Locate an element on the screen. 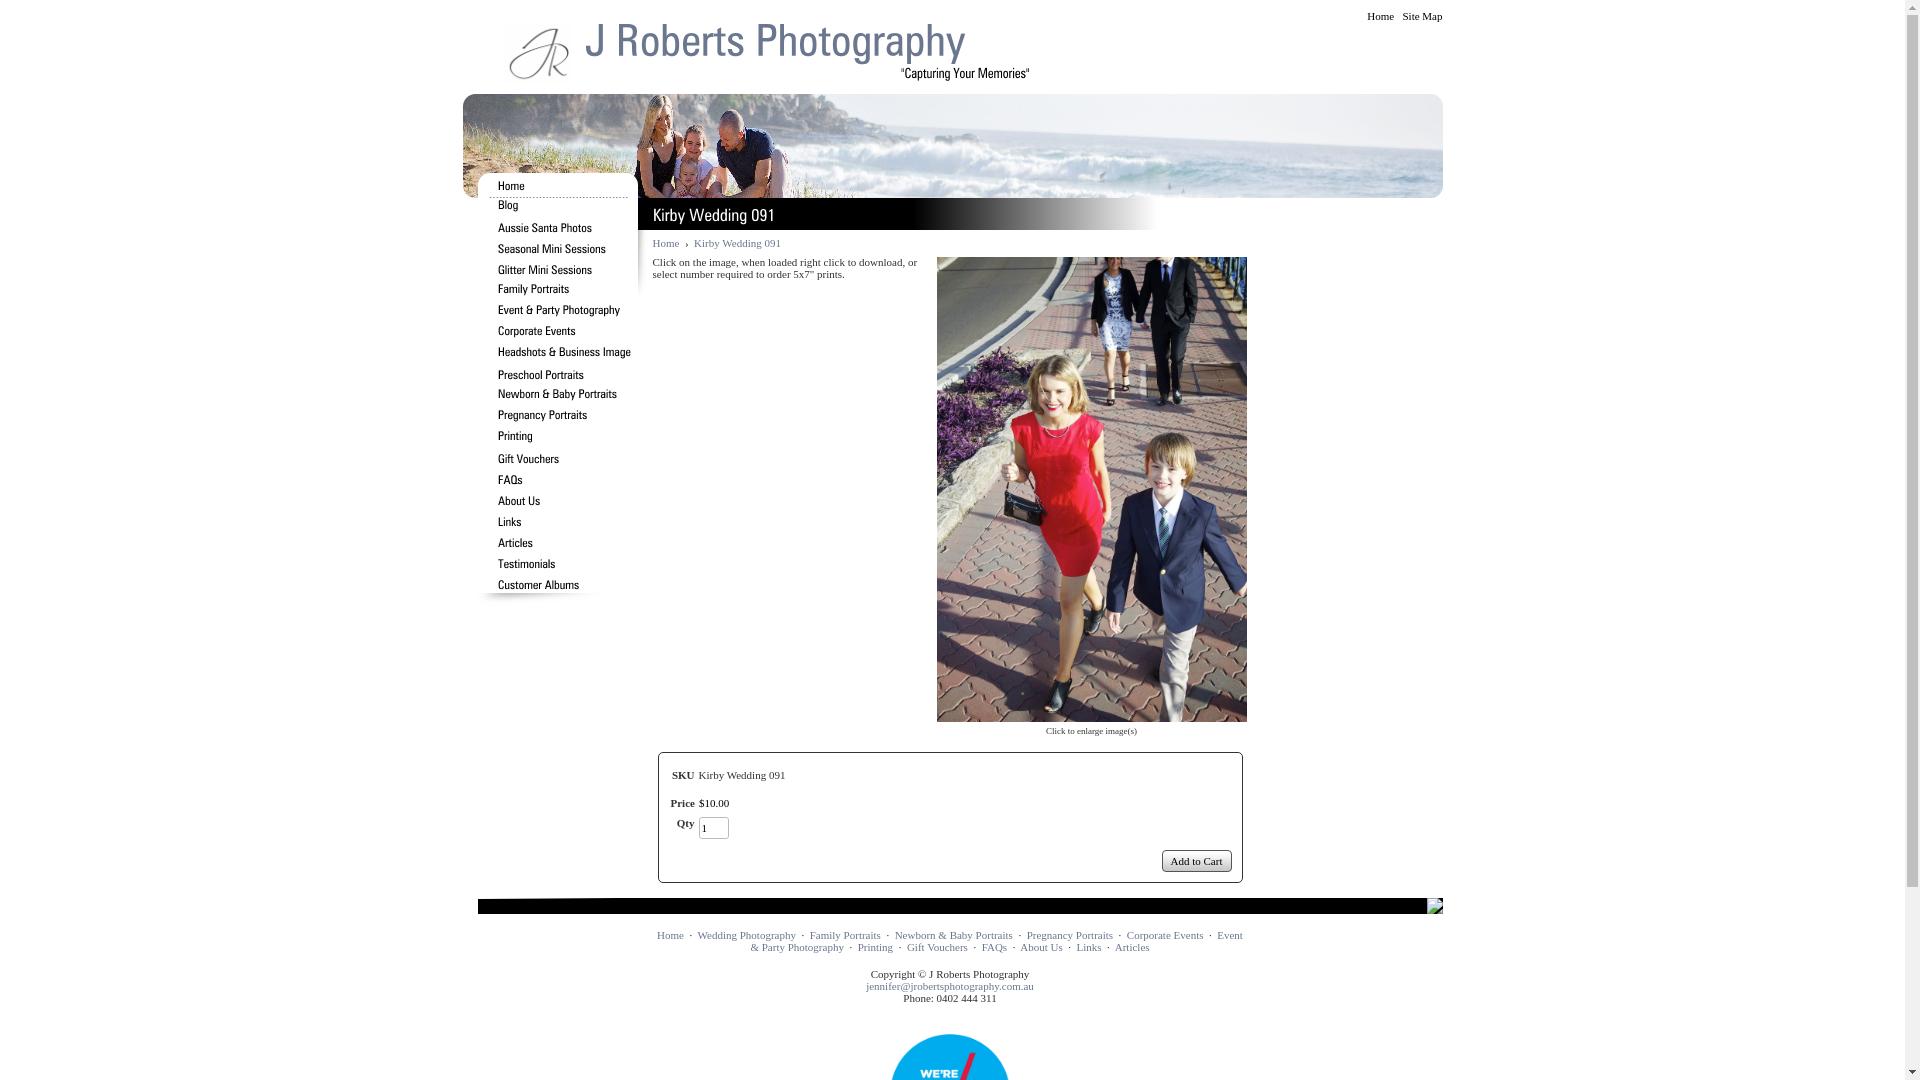 The width and height of the screenshot is (1920, 1080). 'Newborn & Baby Portraits' is located at coordinates (893, 934).